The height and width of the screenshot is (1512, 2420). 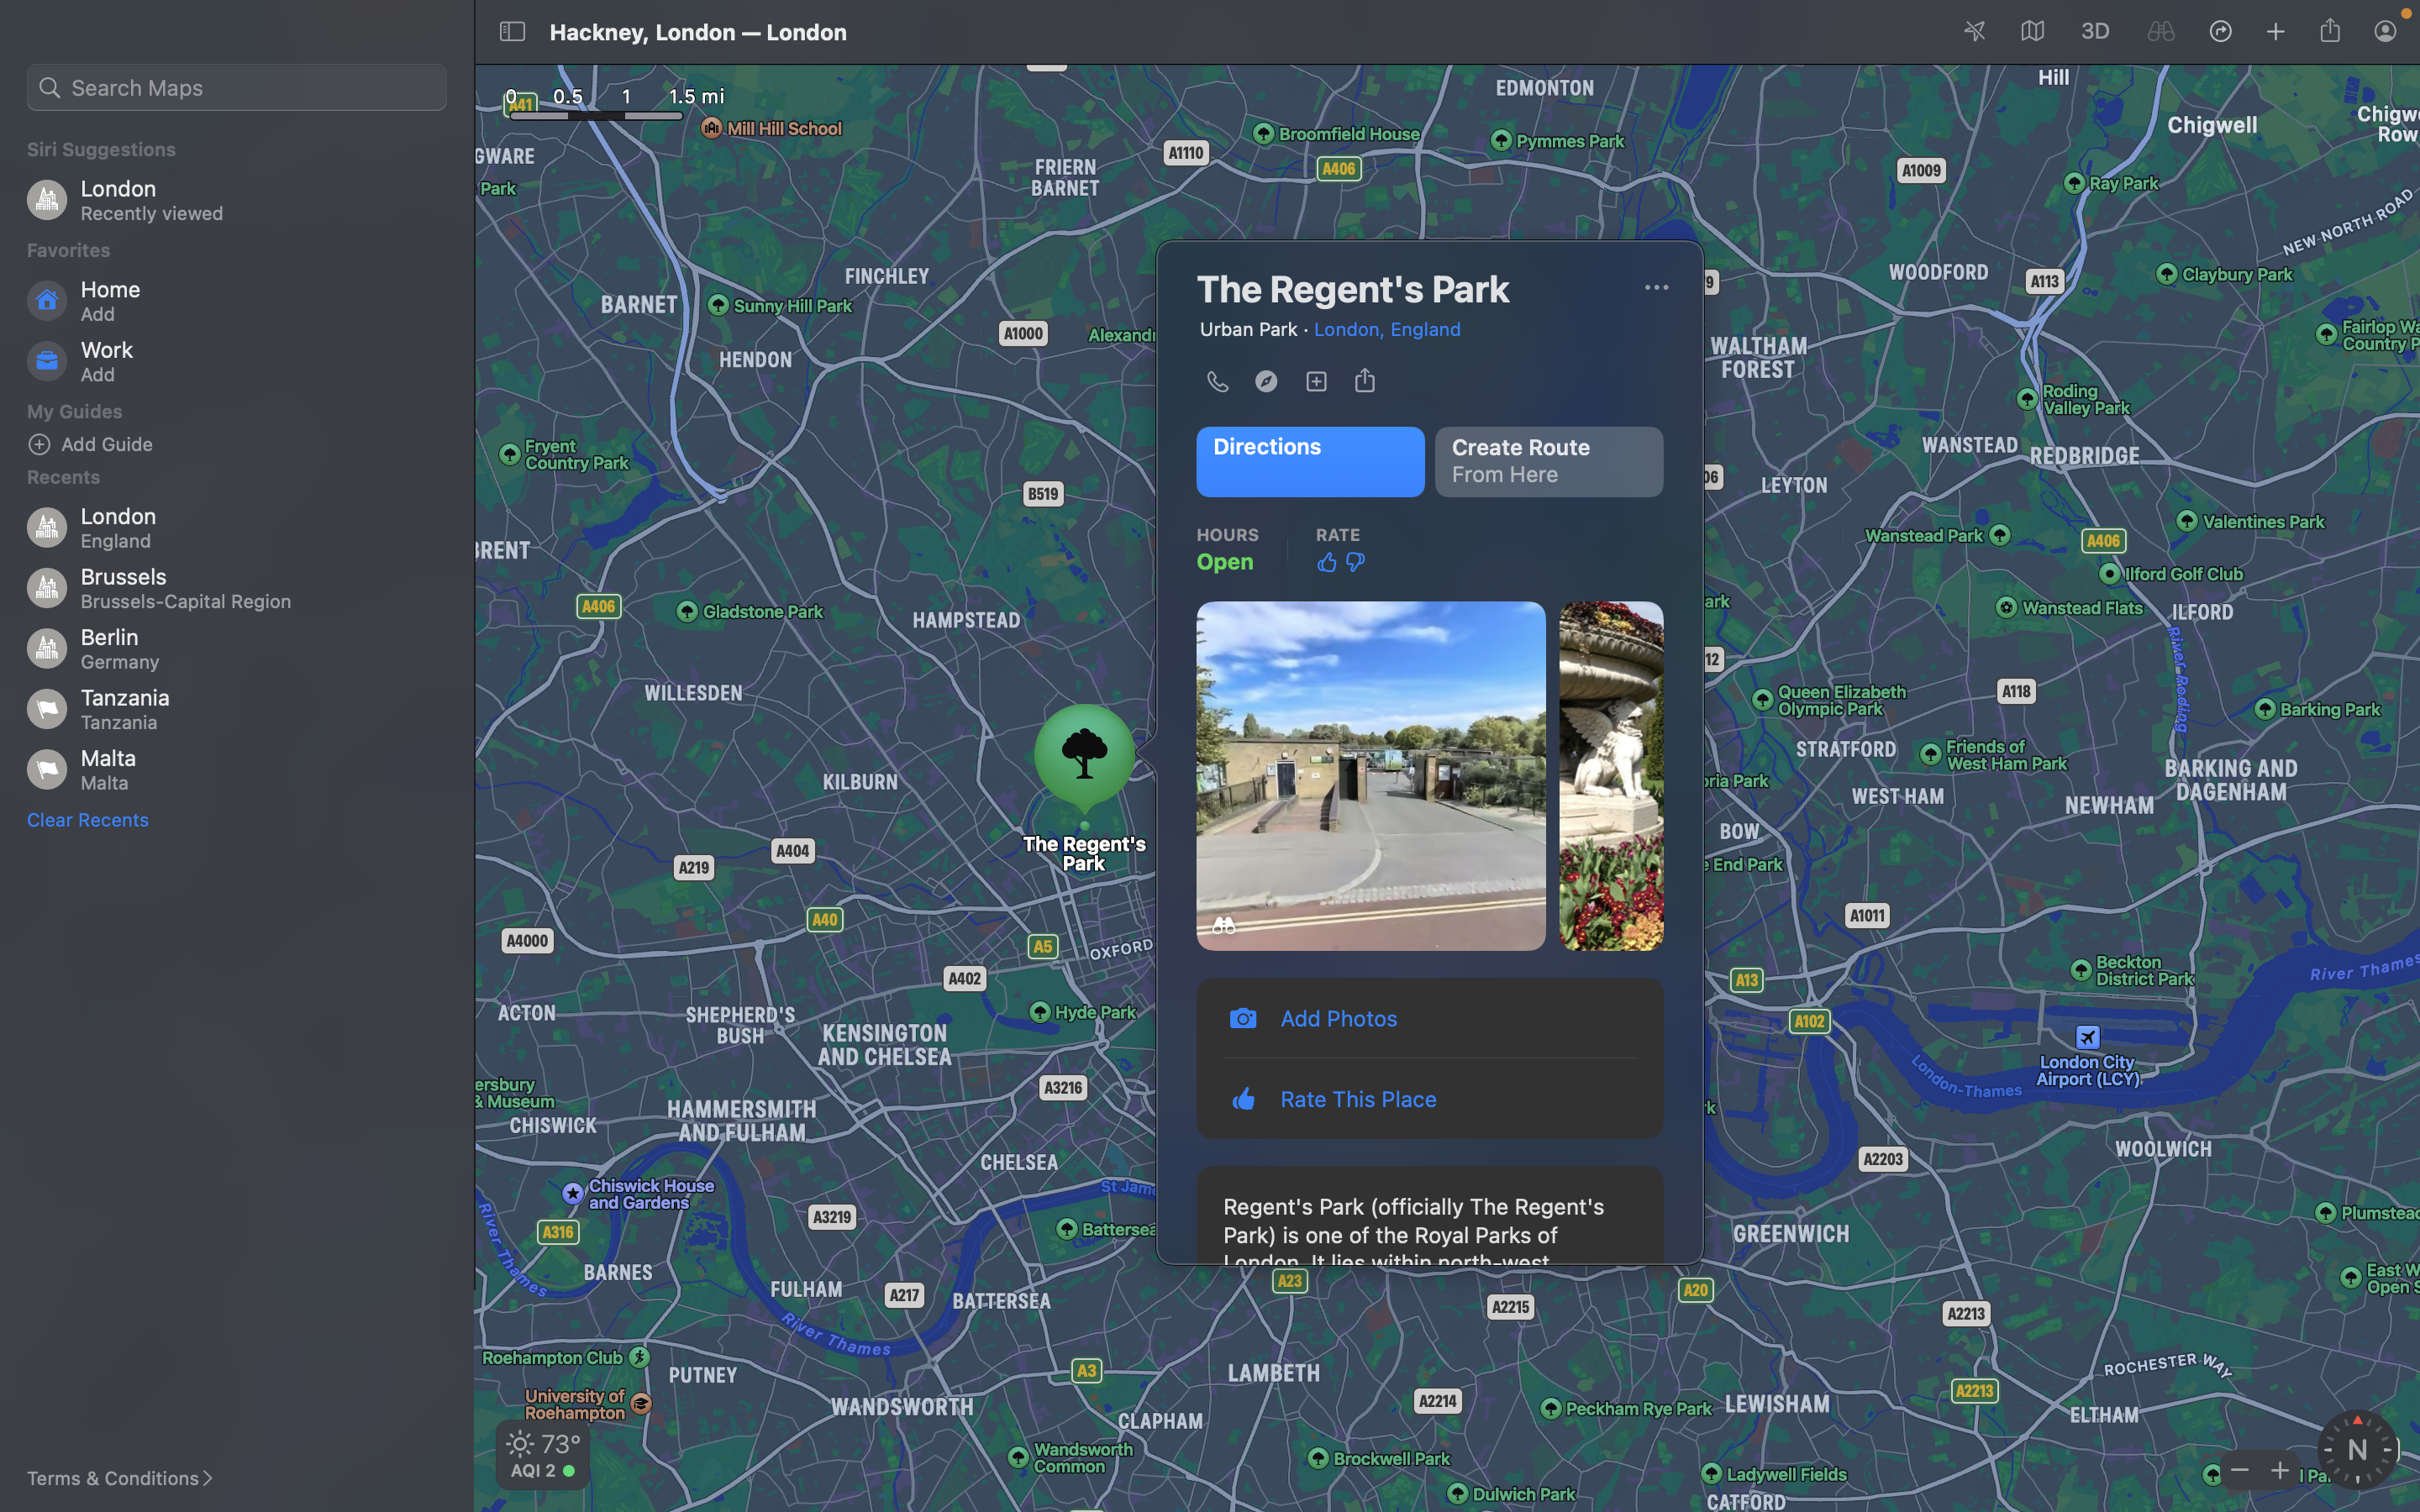 I want to click on Approve the location by clicking on the thumbs up icon, so click(x=1326, y=561).